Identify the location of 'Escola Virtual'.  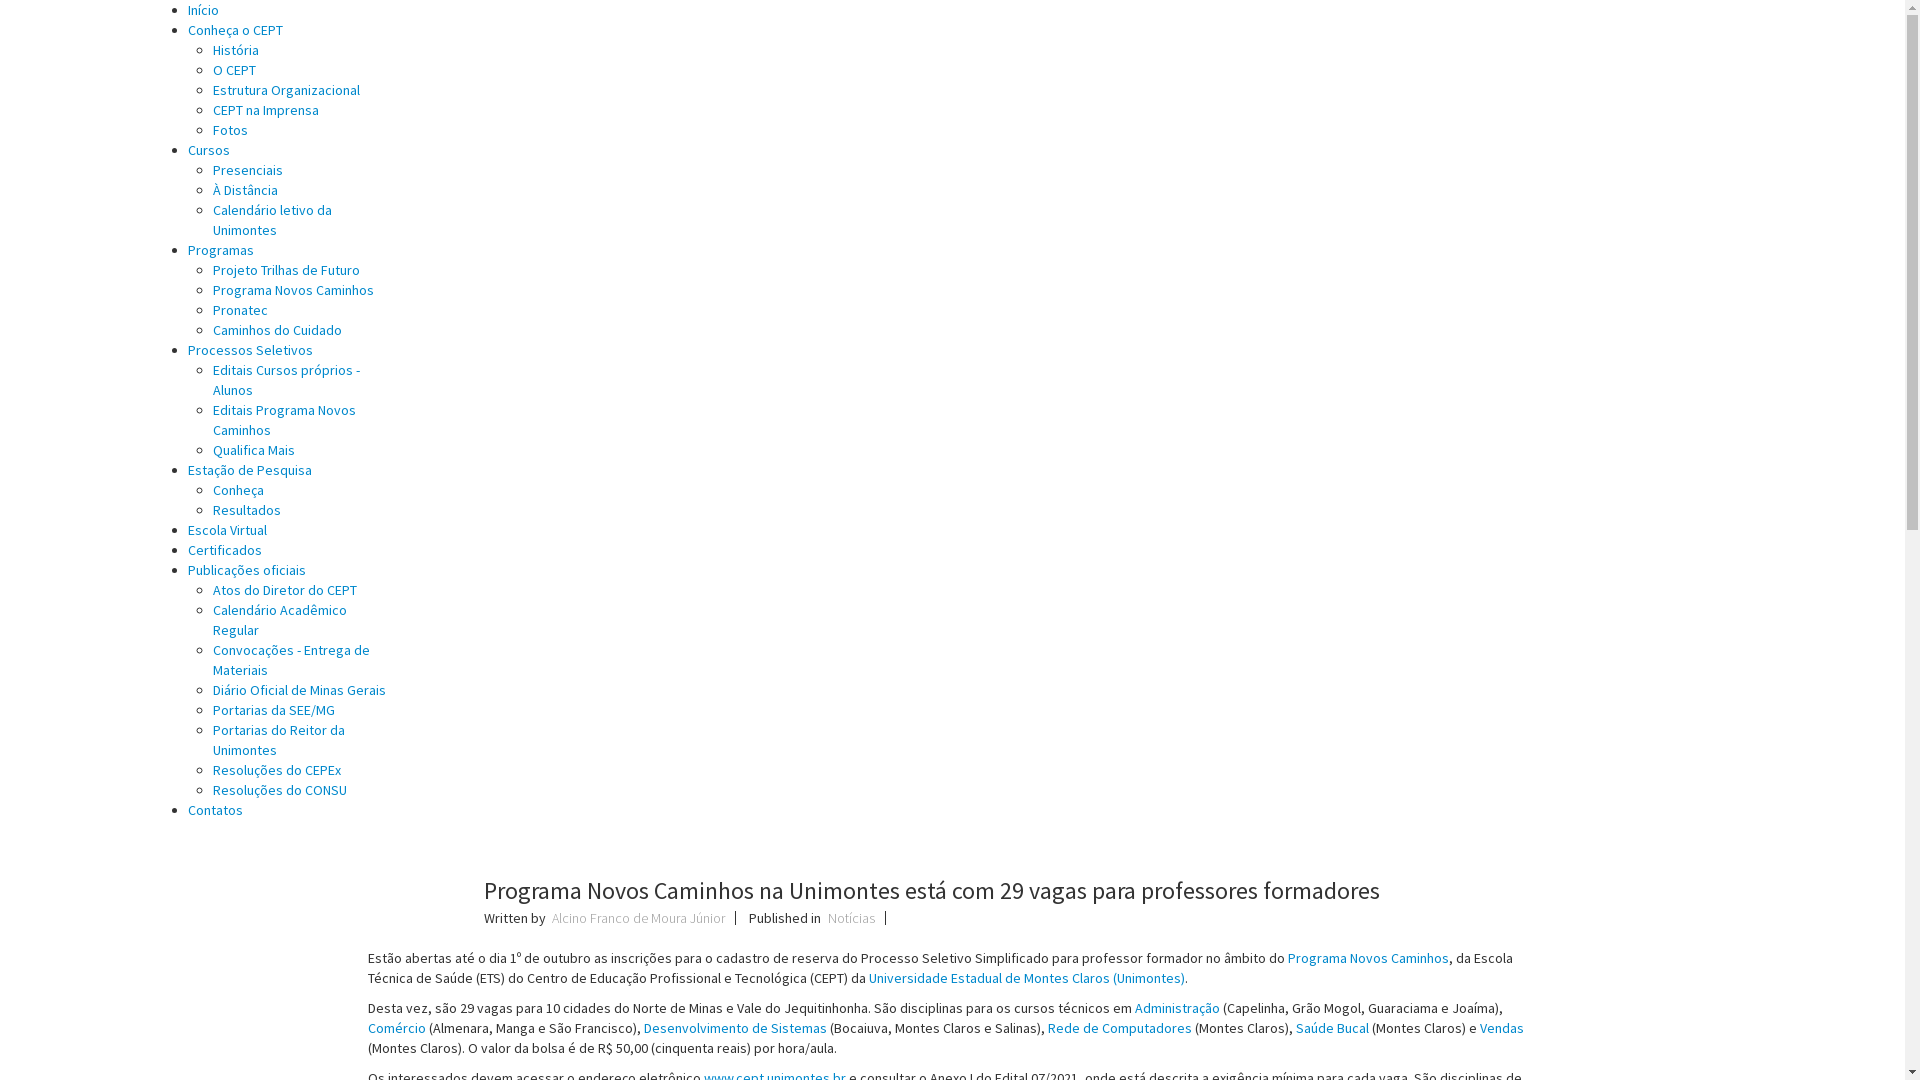
(227, 528).